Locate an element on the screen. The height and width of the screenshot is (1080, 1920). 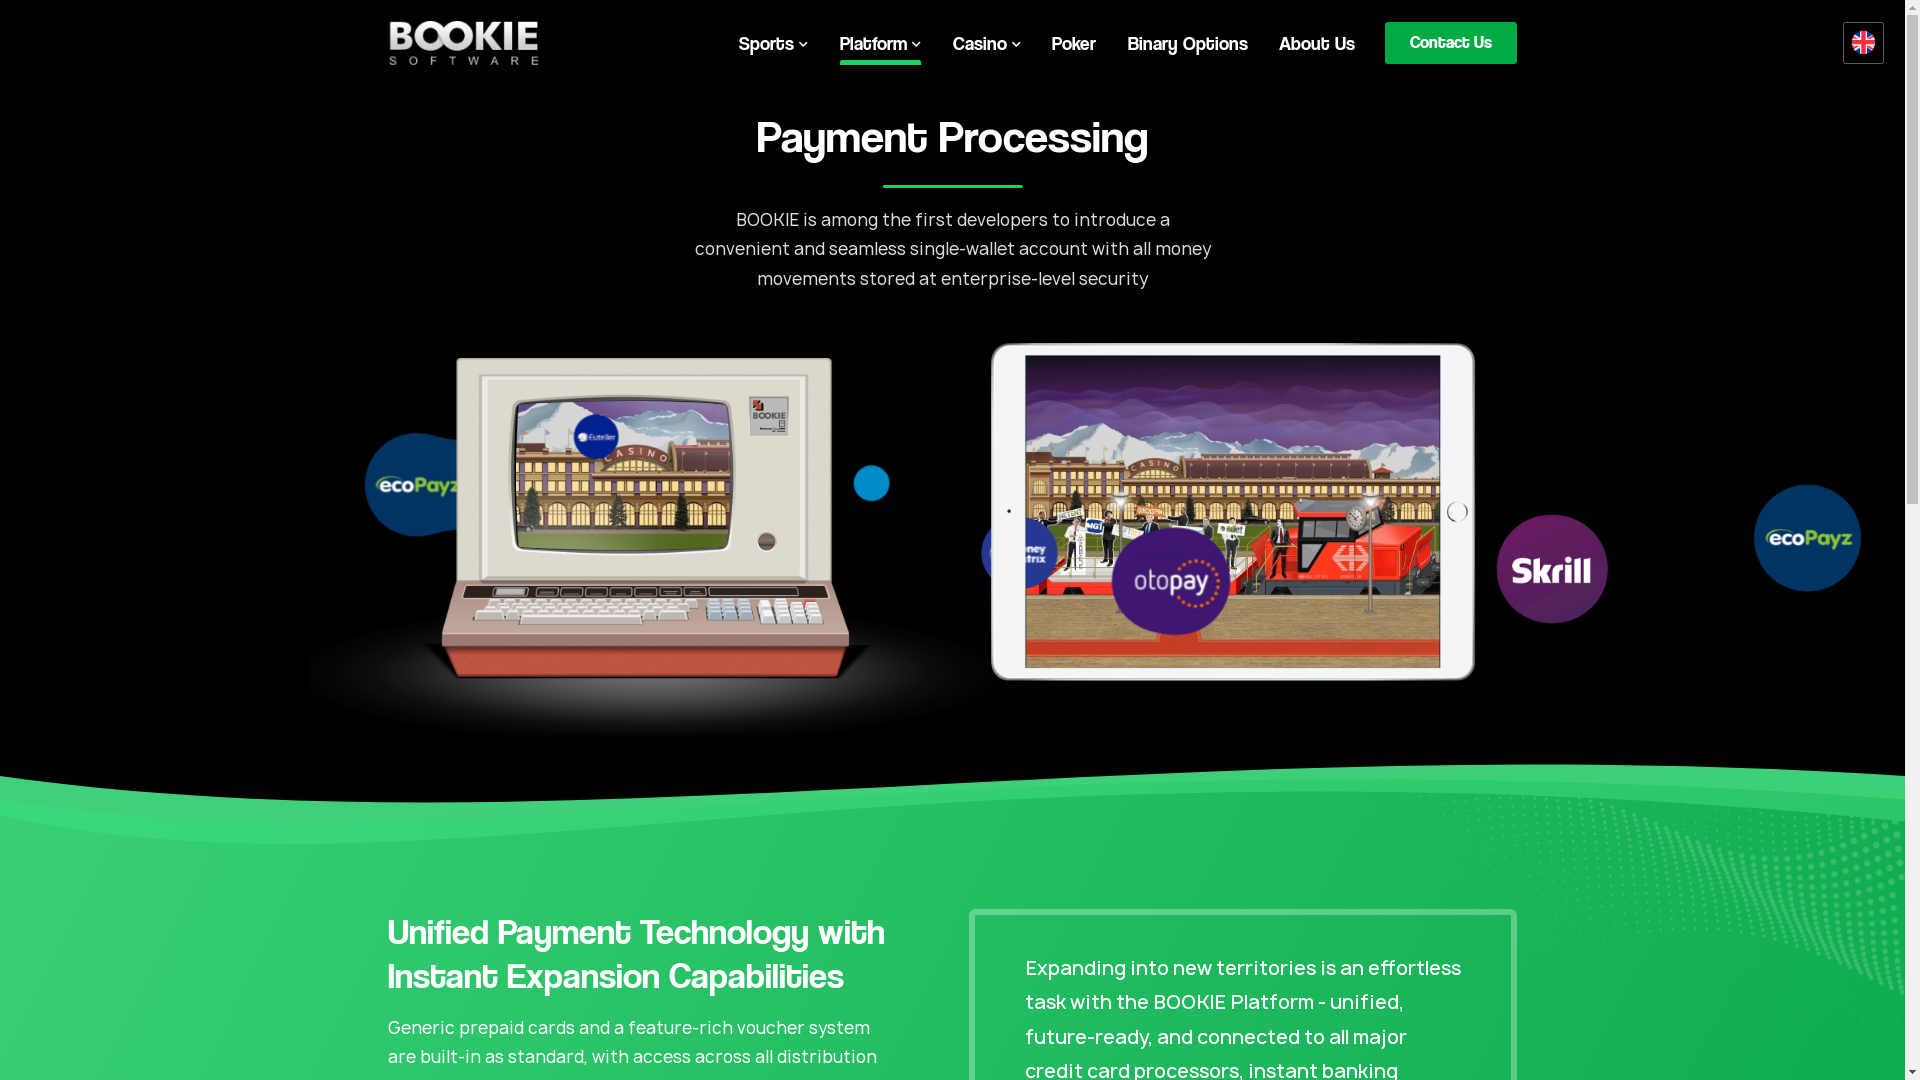
'Sports' is located at coordinates (657, 38).